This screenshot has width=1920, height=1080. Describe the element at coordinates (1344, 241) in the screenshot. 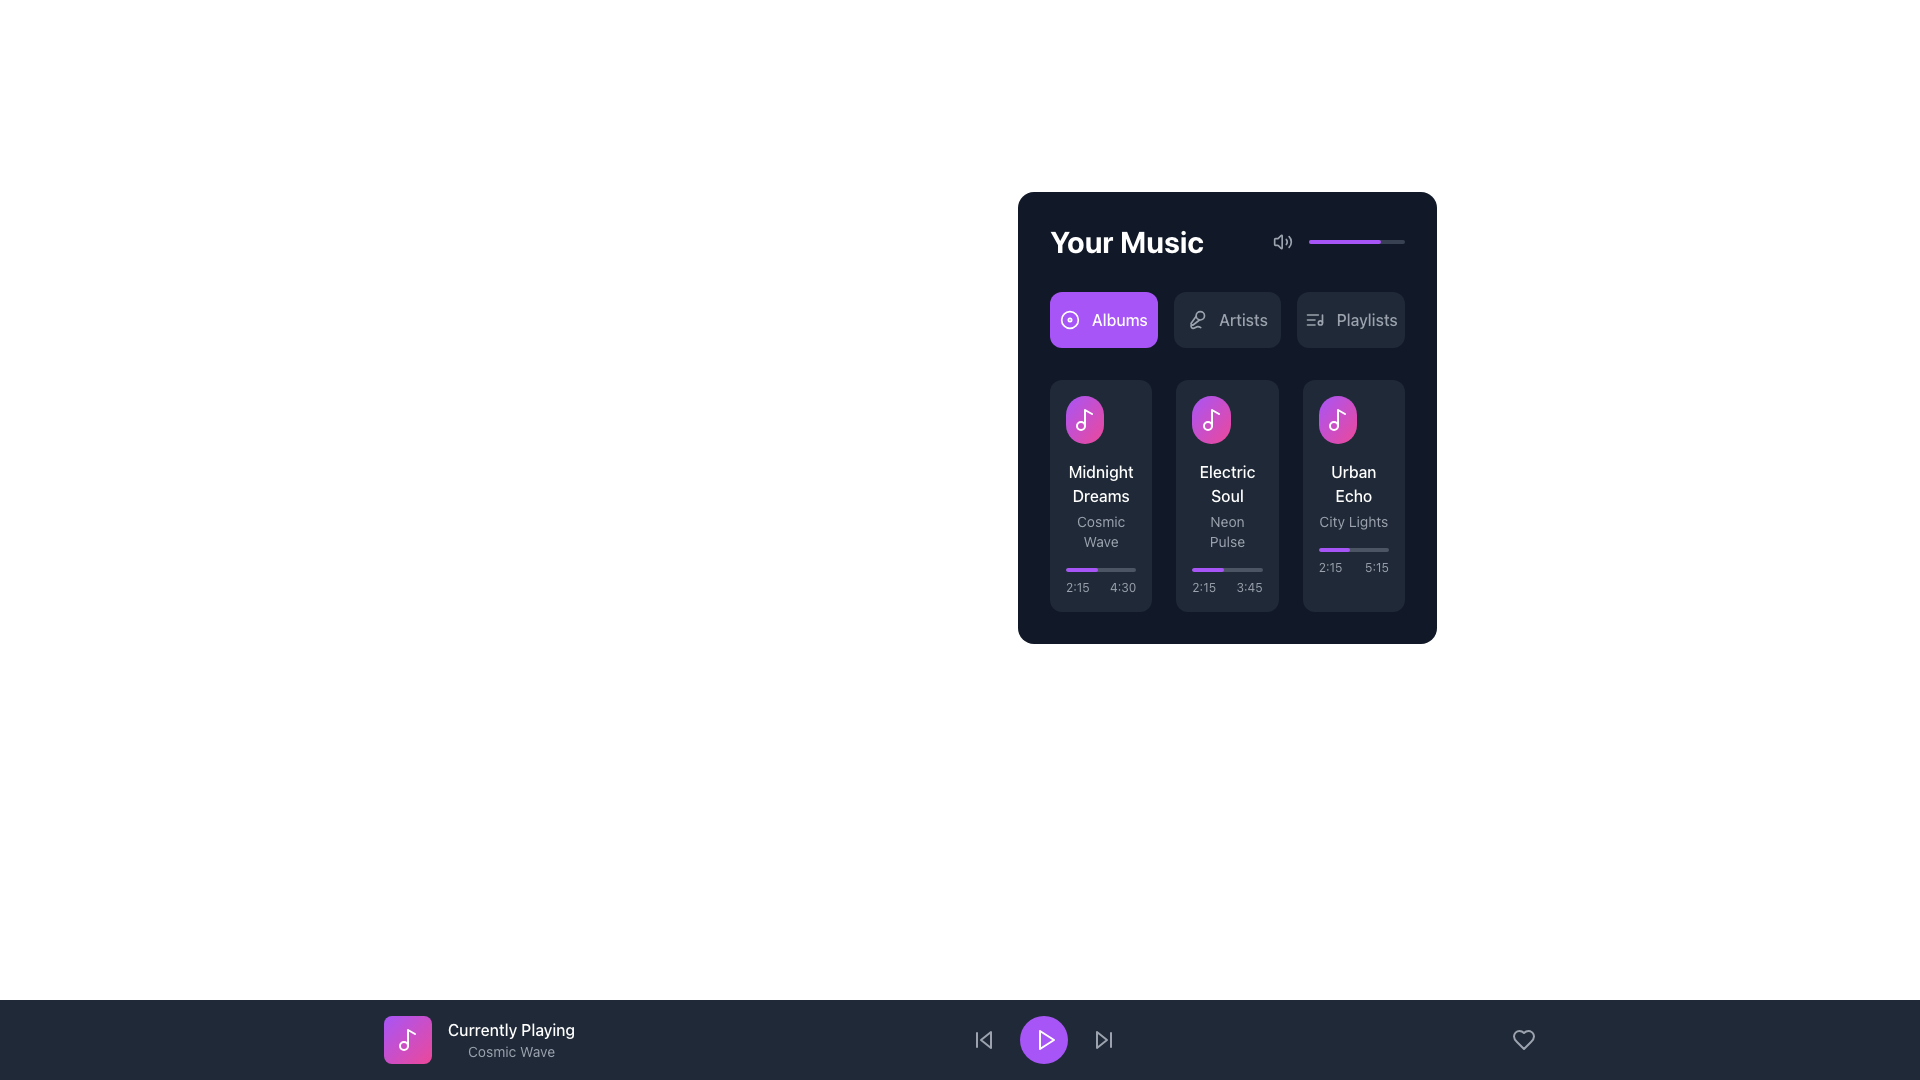

I see `the purple progress bar segment located in the top-right corner of the interface, which is part of a progress indicator` at that location.